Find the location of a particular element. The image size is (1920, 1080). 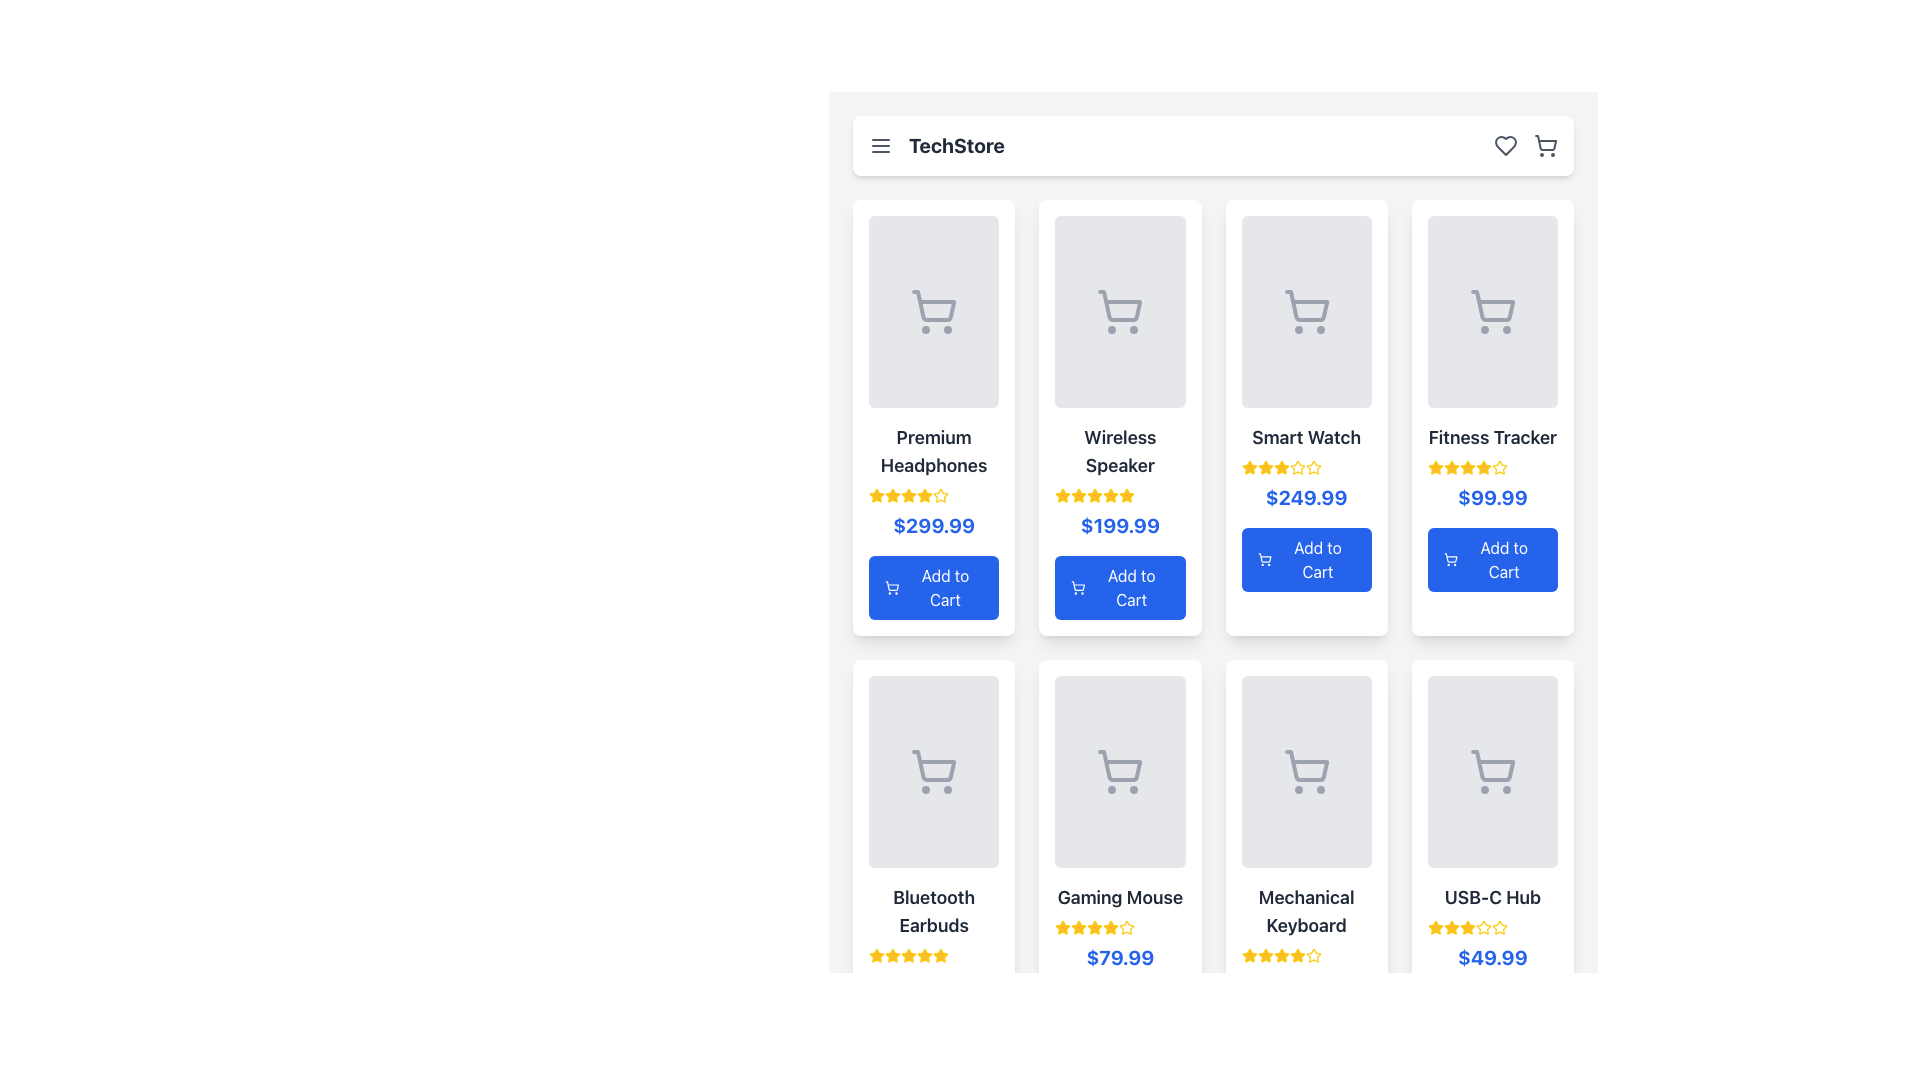

the fourth star icon, which is filled yellow and represents a rating under the 'USB-C Hub' product tile in the second row of the products grid is located at coordinates (1467, 928).